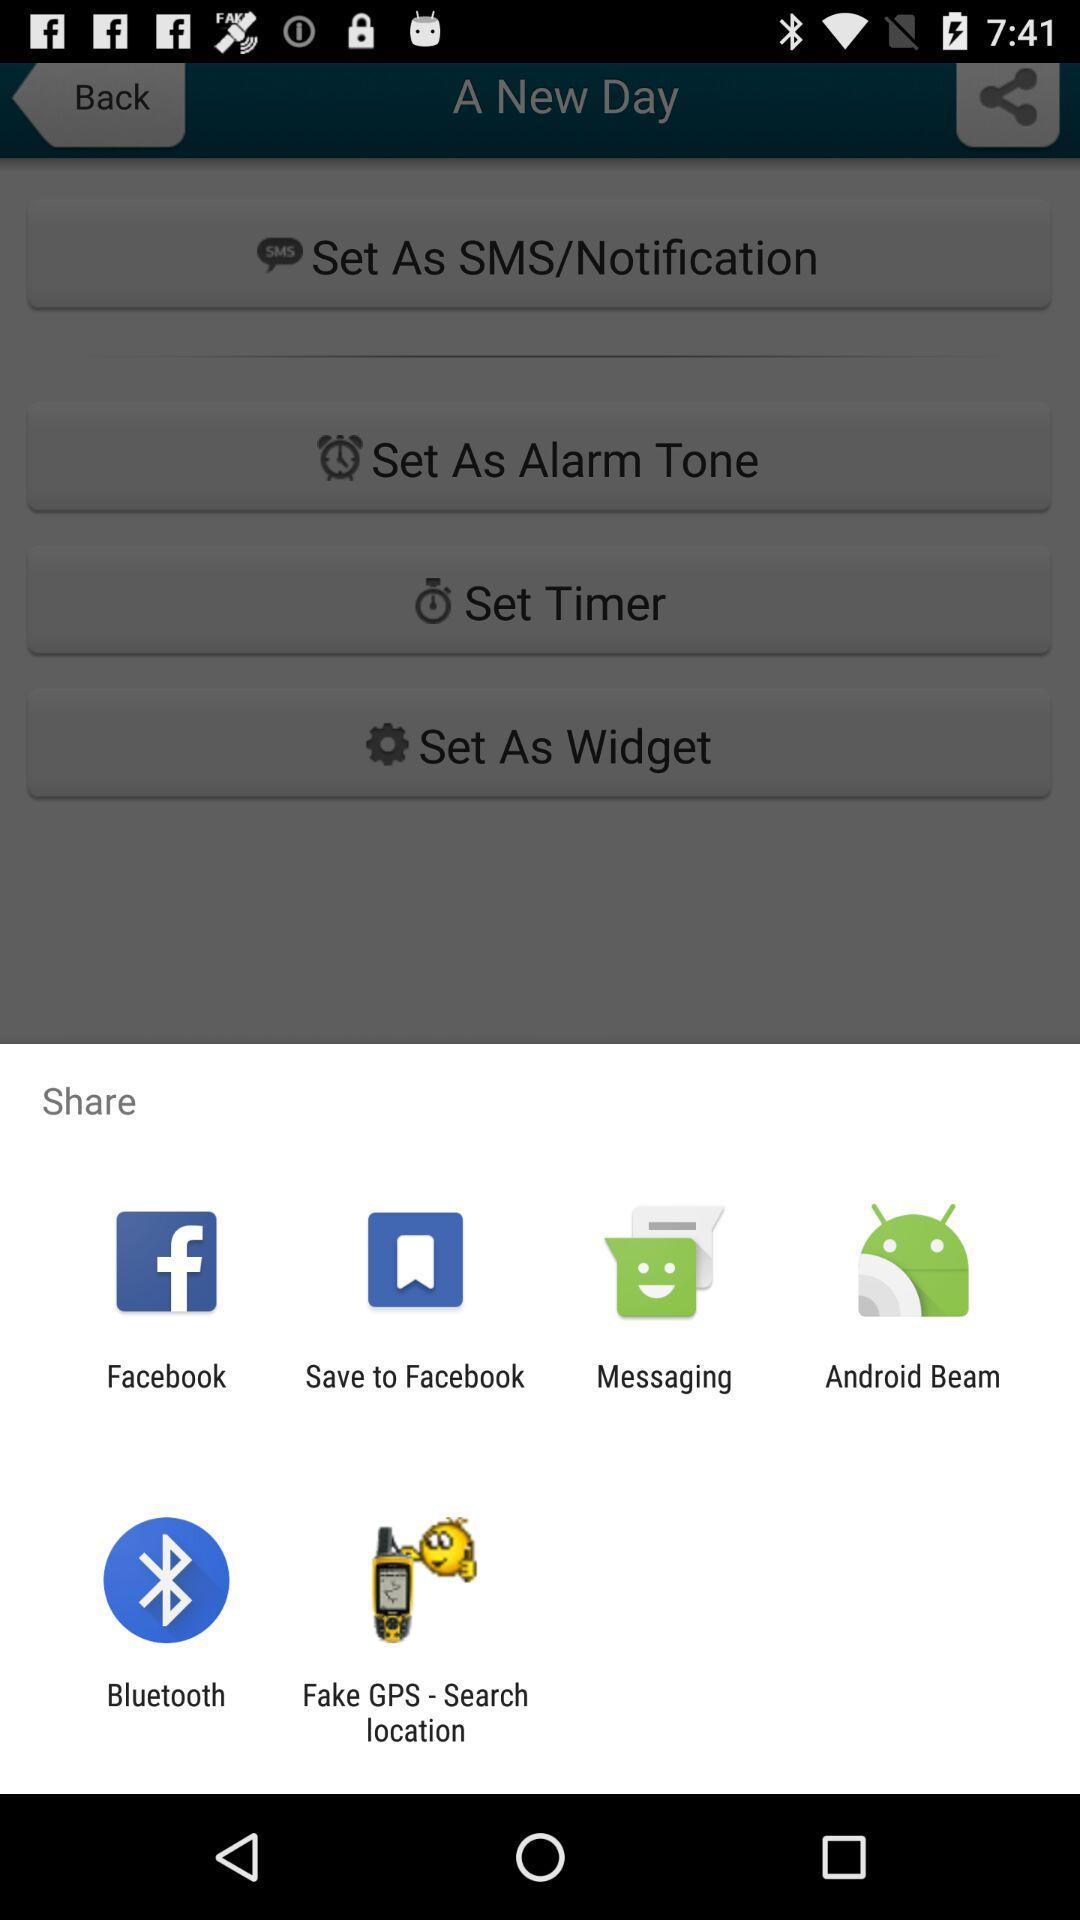 This screenshot has width=1080, height=1920. Describe the element at coordinates (414, 1392) in the screenshot. I see `the icon to the right of facebook icon` at that location.